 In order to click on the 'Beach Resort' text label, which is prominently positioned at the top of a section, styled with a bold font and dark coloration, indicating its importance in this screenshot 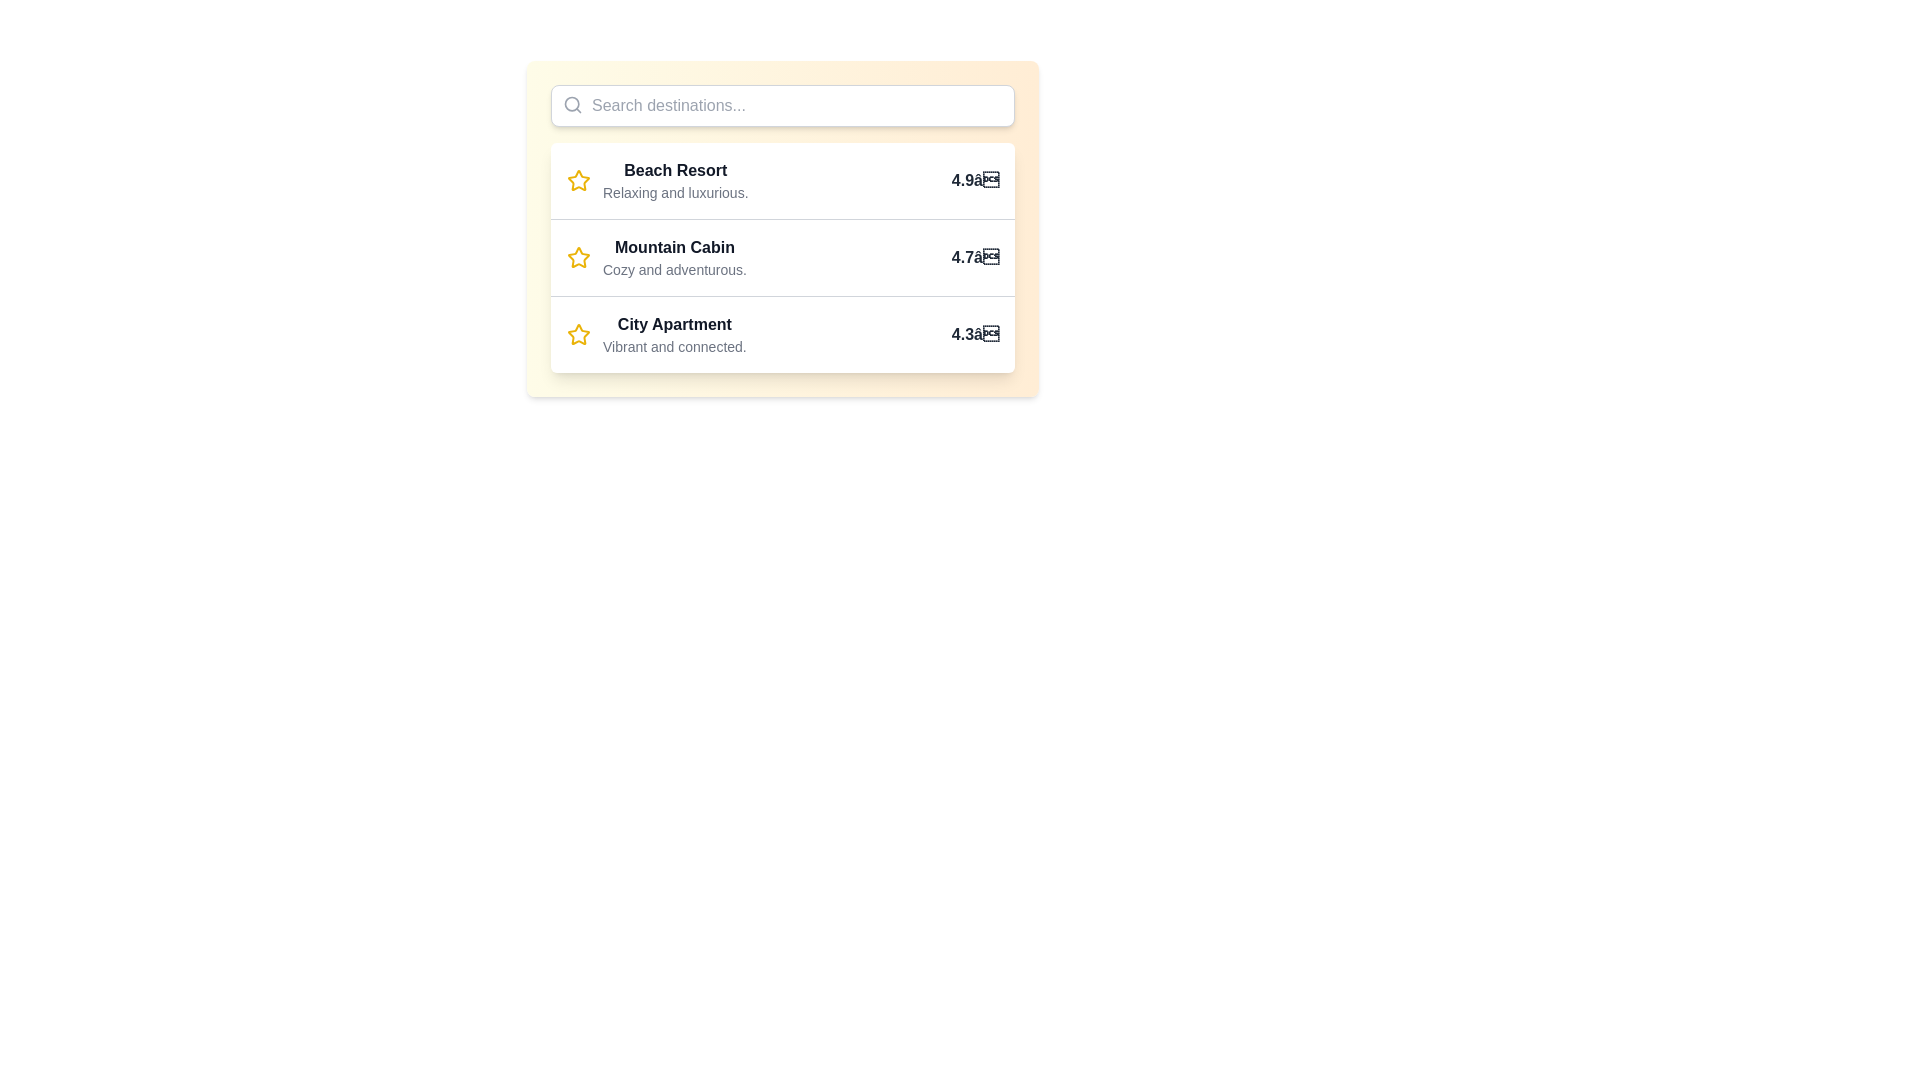, I will do `click(675, 169)`.